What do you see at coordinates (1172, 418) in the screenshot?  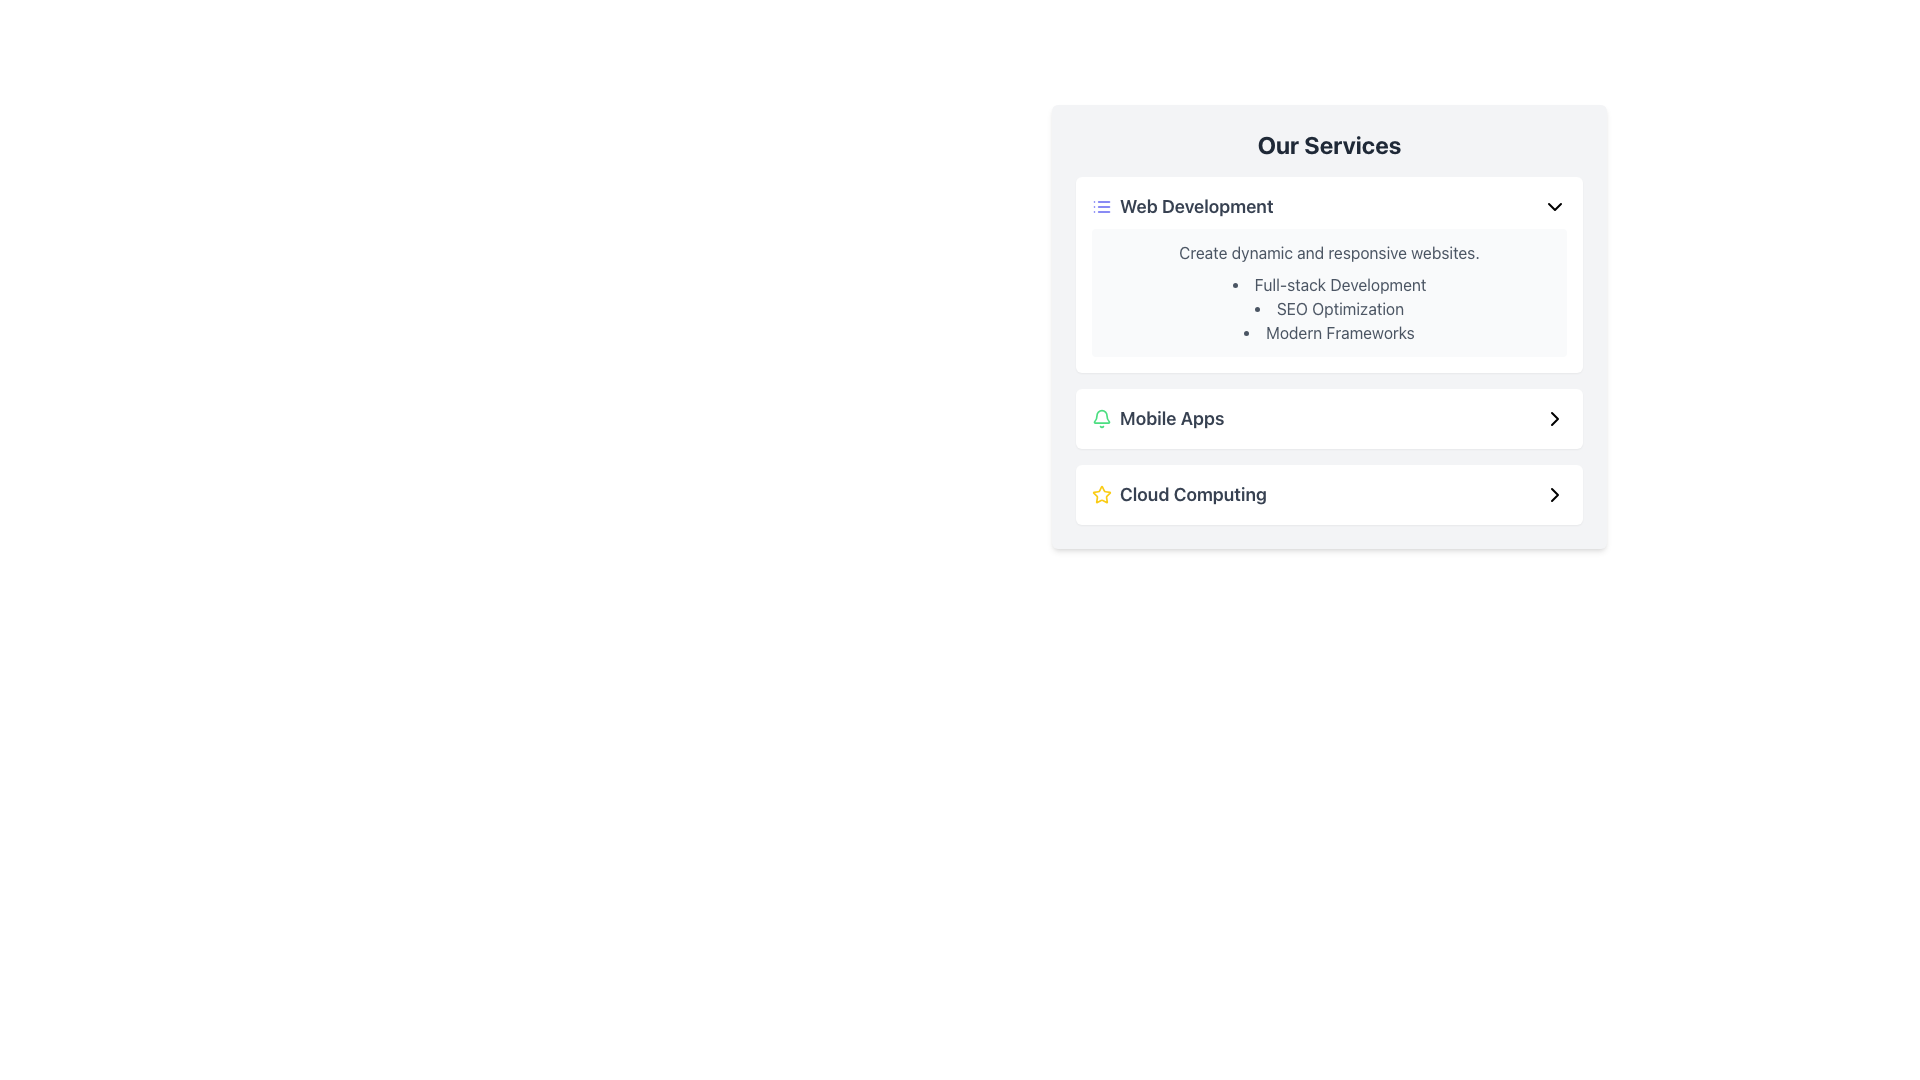 I see `the Static Text displaying 'Mobile Apps', which is located beneath the 'Web Development' section and to the right of a small green icon` at bounding box center [1172, 418].